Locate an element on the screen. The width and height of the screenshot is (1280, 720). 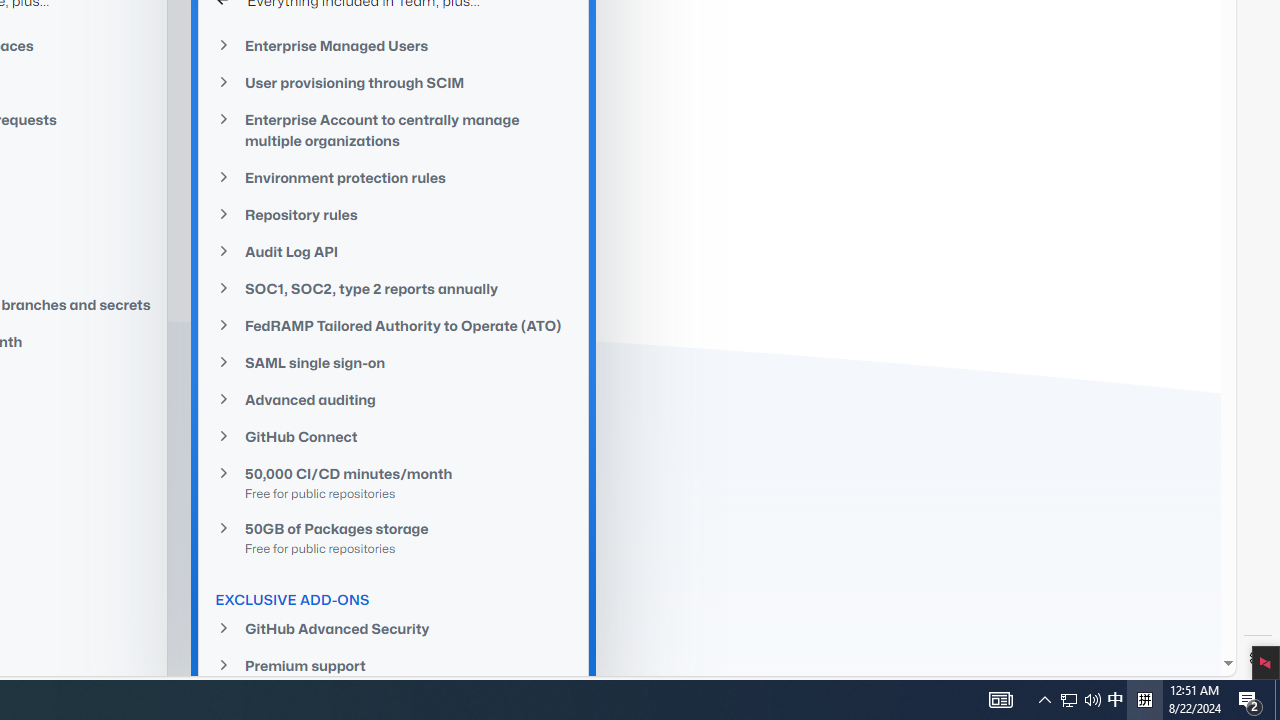
'SAML single sign-on' is located at coordinates (394, 362).